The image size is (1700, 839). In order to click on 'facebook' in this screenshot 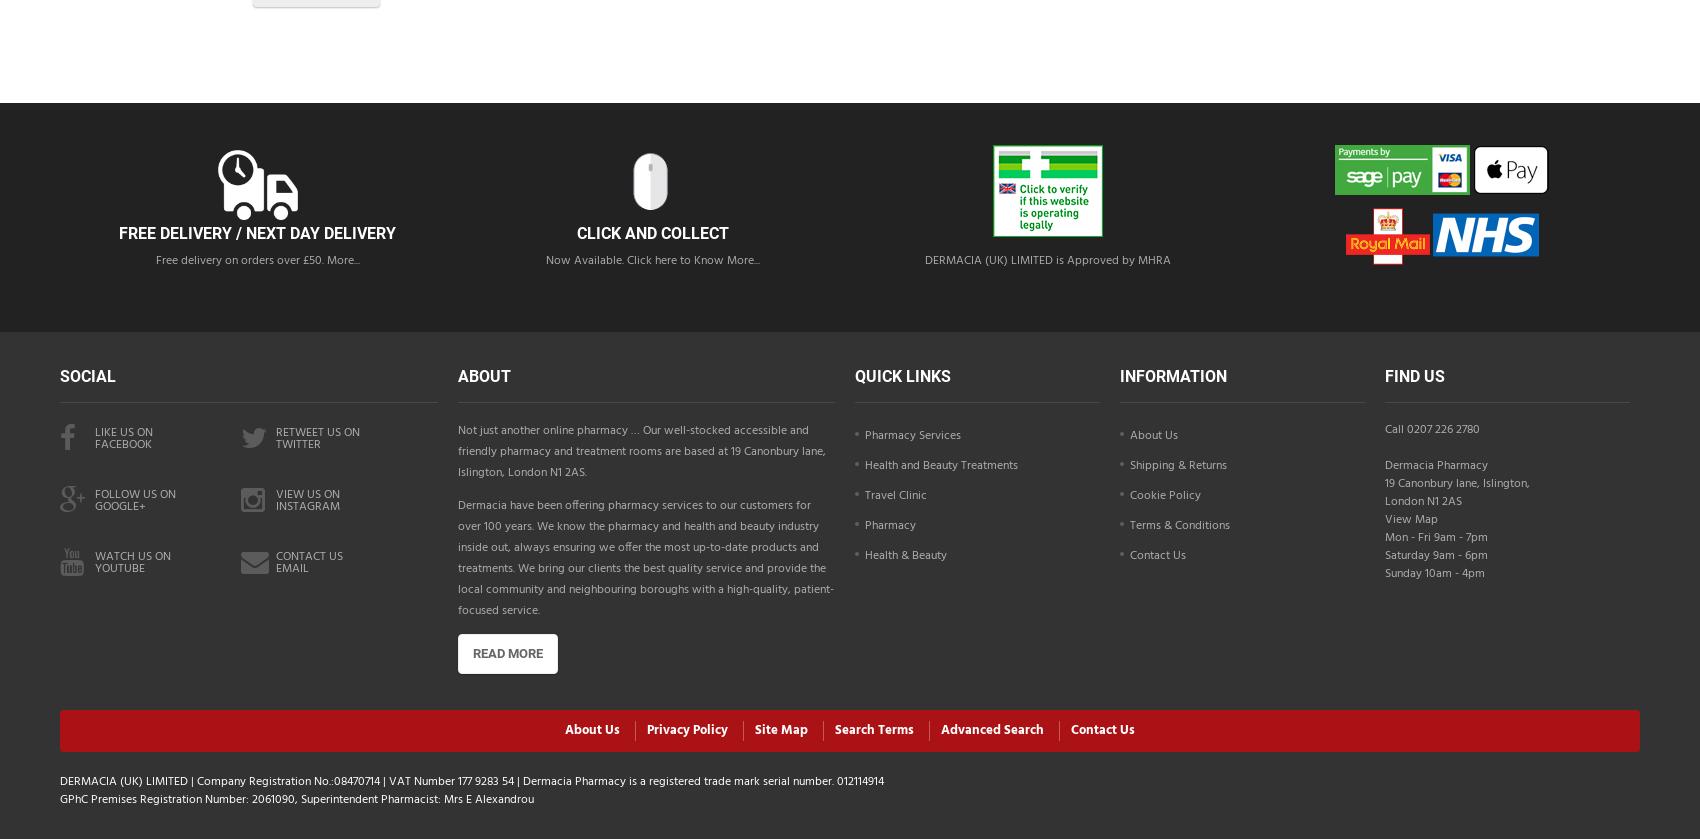, I will do `click(122, 444)`.